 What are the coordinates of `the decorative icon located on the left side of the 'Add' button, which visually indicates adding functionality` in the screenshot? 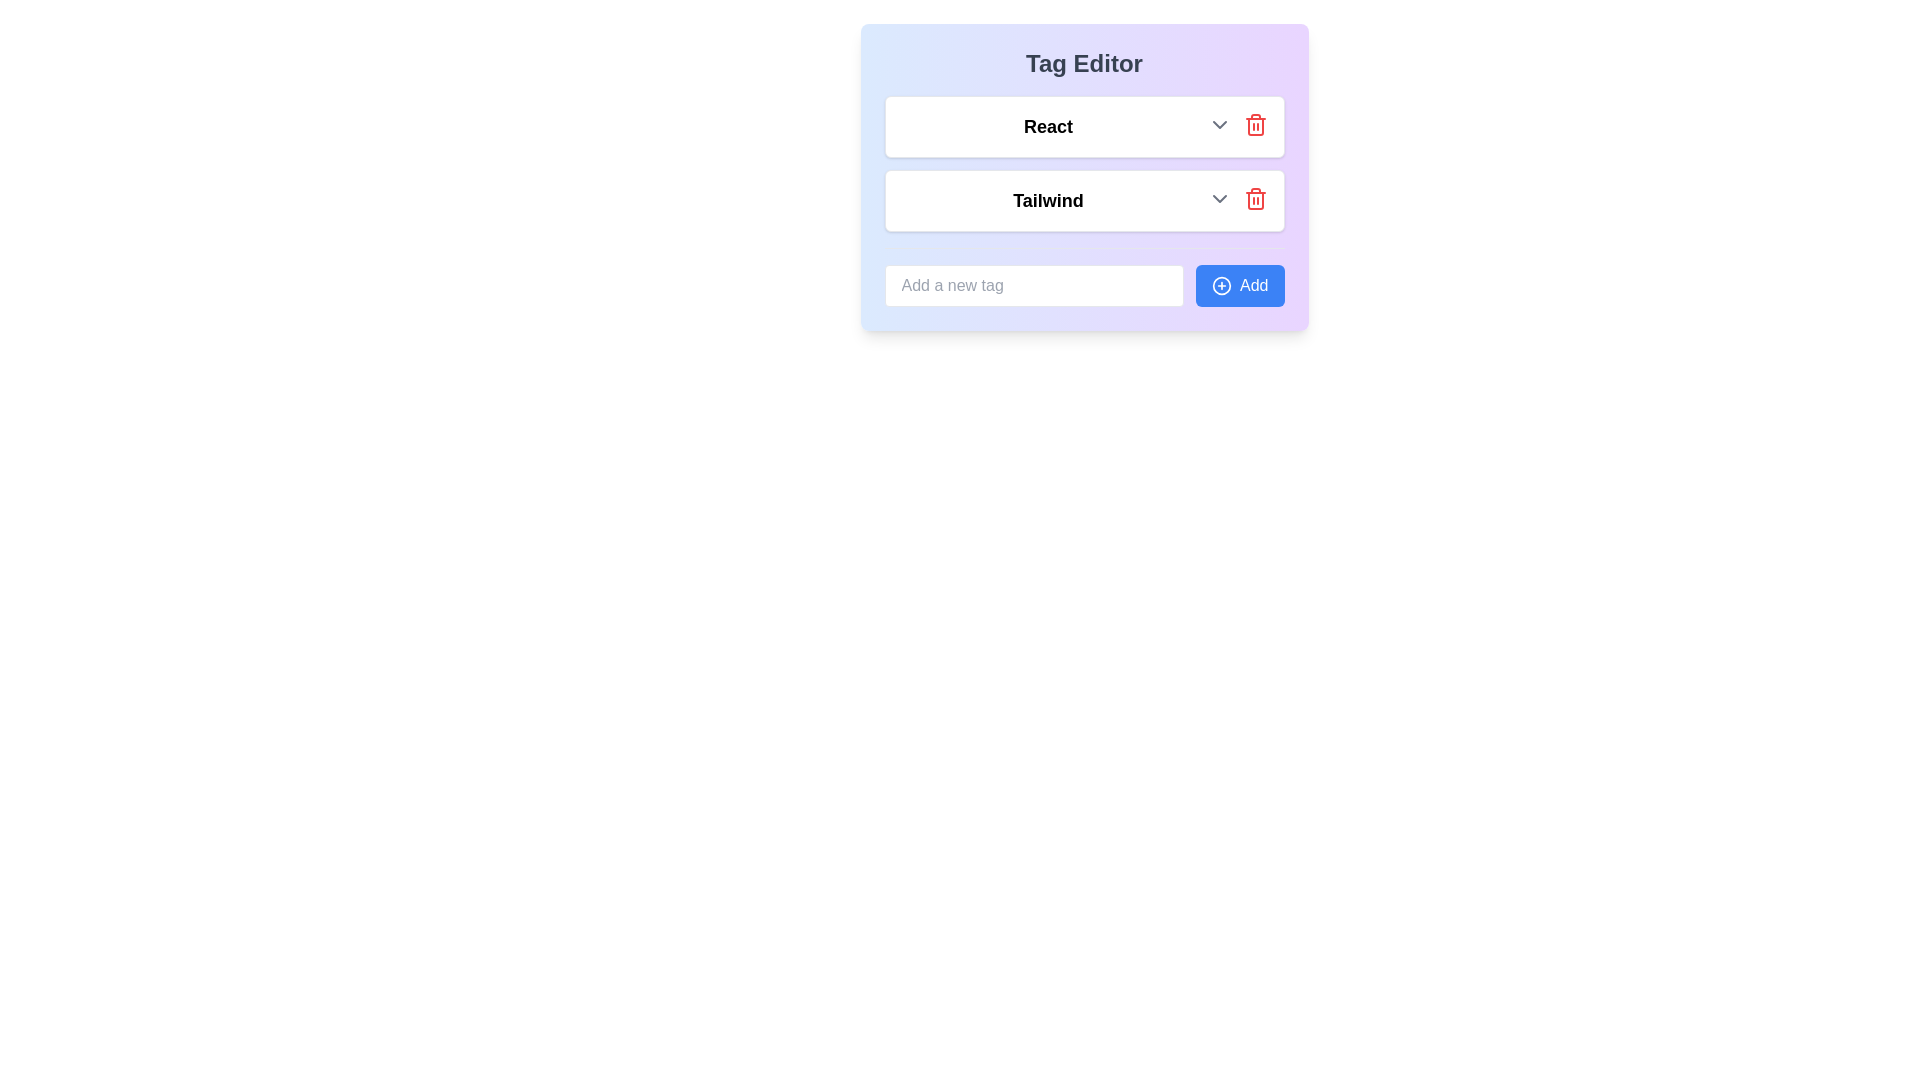 It's located at (1221, 285).